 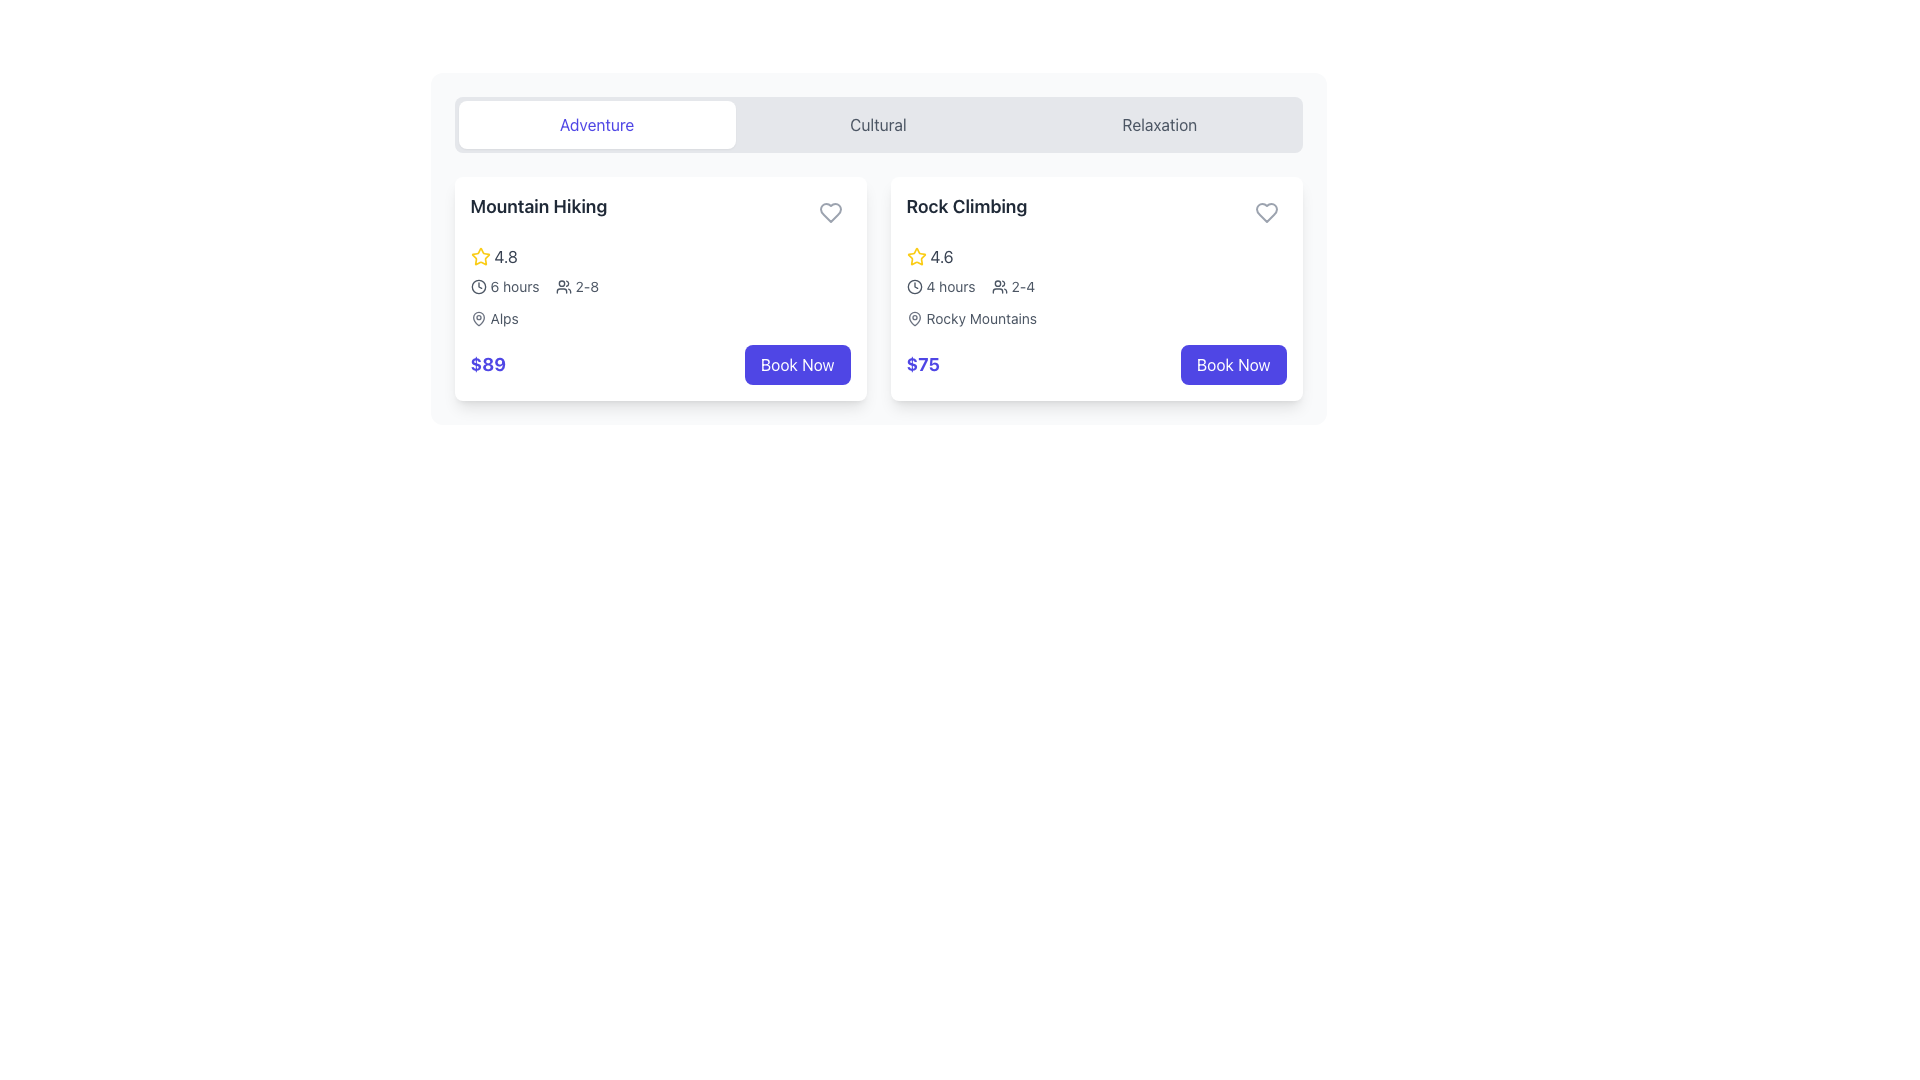 I want to click on the 'Cultural' button, which is the medium-sized rectangular button with gray text and rounded corners, located between the 'Adventure' and 'Relaxation' buttons, so click(x=878, y=124).